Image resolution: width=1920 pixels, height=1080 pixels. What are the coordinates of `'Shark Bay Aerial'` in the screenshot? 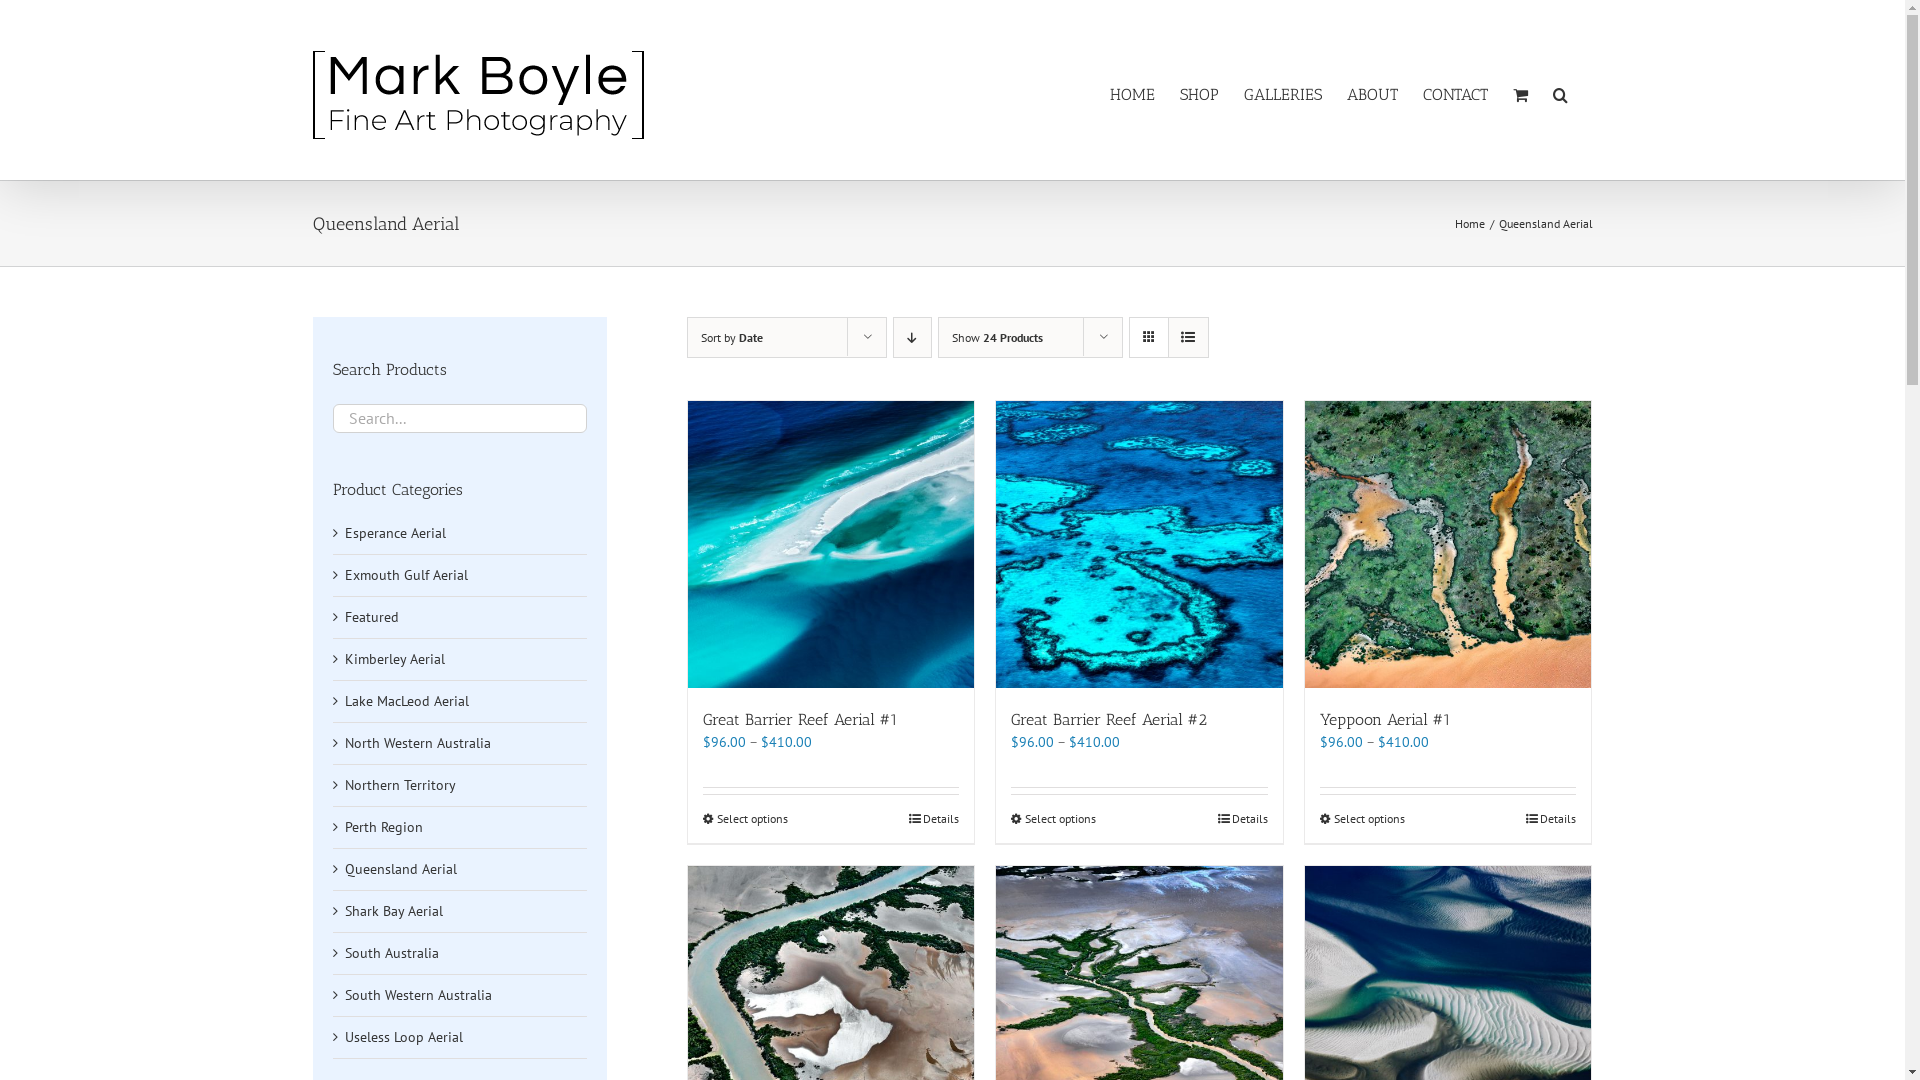 It's located at (393, 910).